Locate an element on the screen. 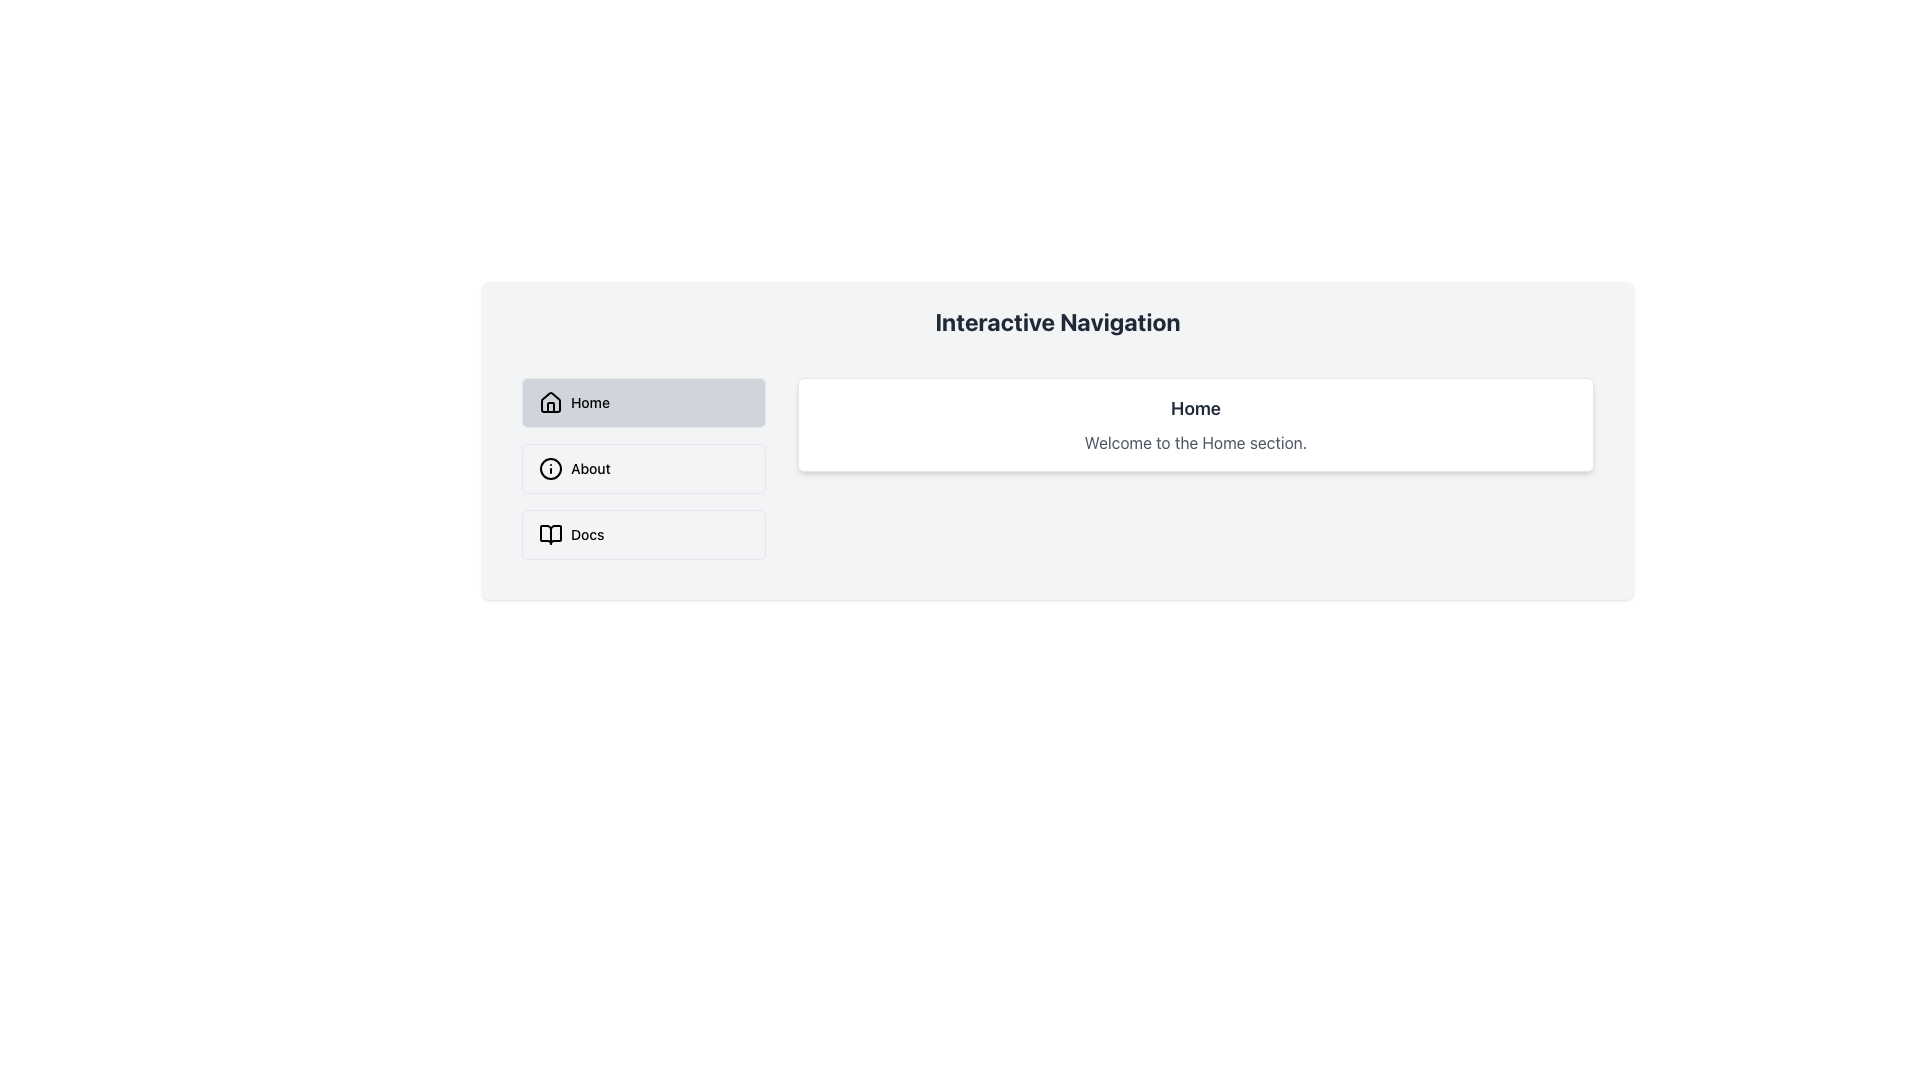  the static text element that reads 'Welcome to the Home section.' which is styled in muted gray color and positioned below the bold heading 'Home' within a rounded rectangle card is located at coordinates (1195, 442).